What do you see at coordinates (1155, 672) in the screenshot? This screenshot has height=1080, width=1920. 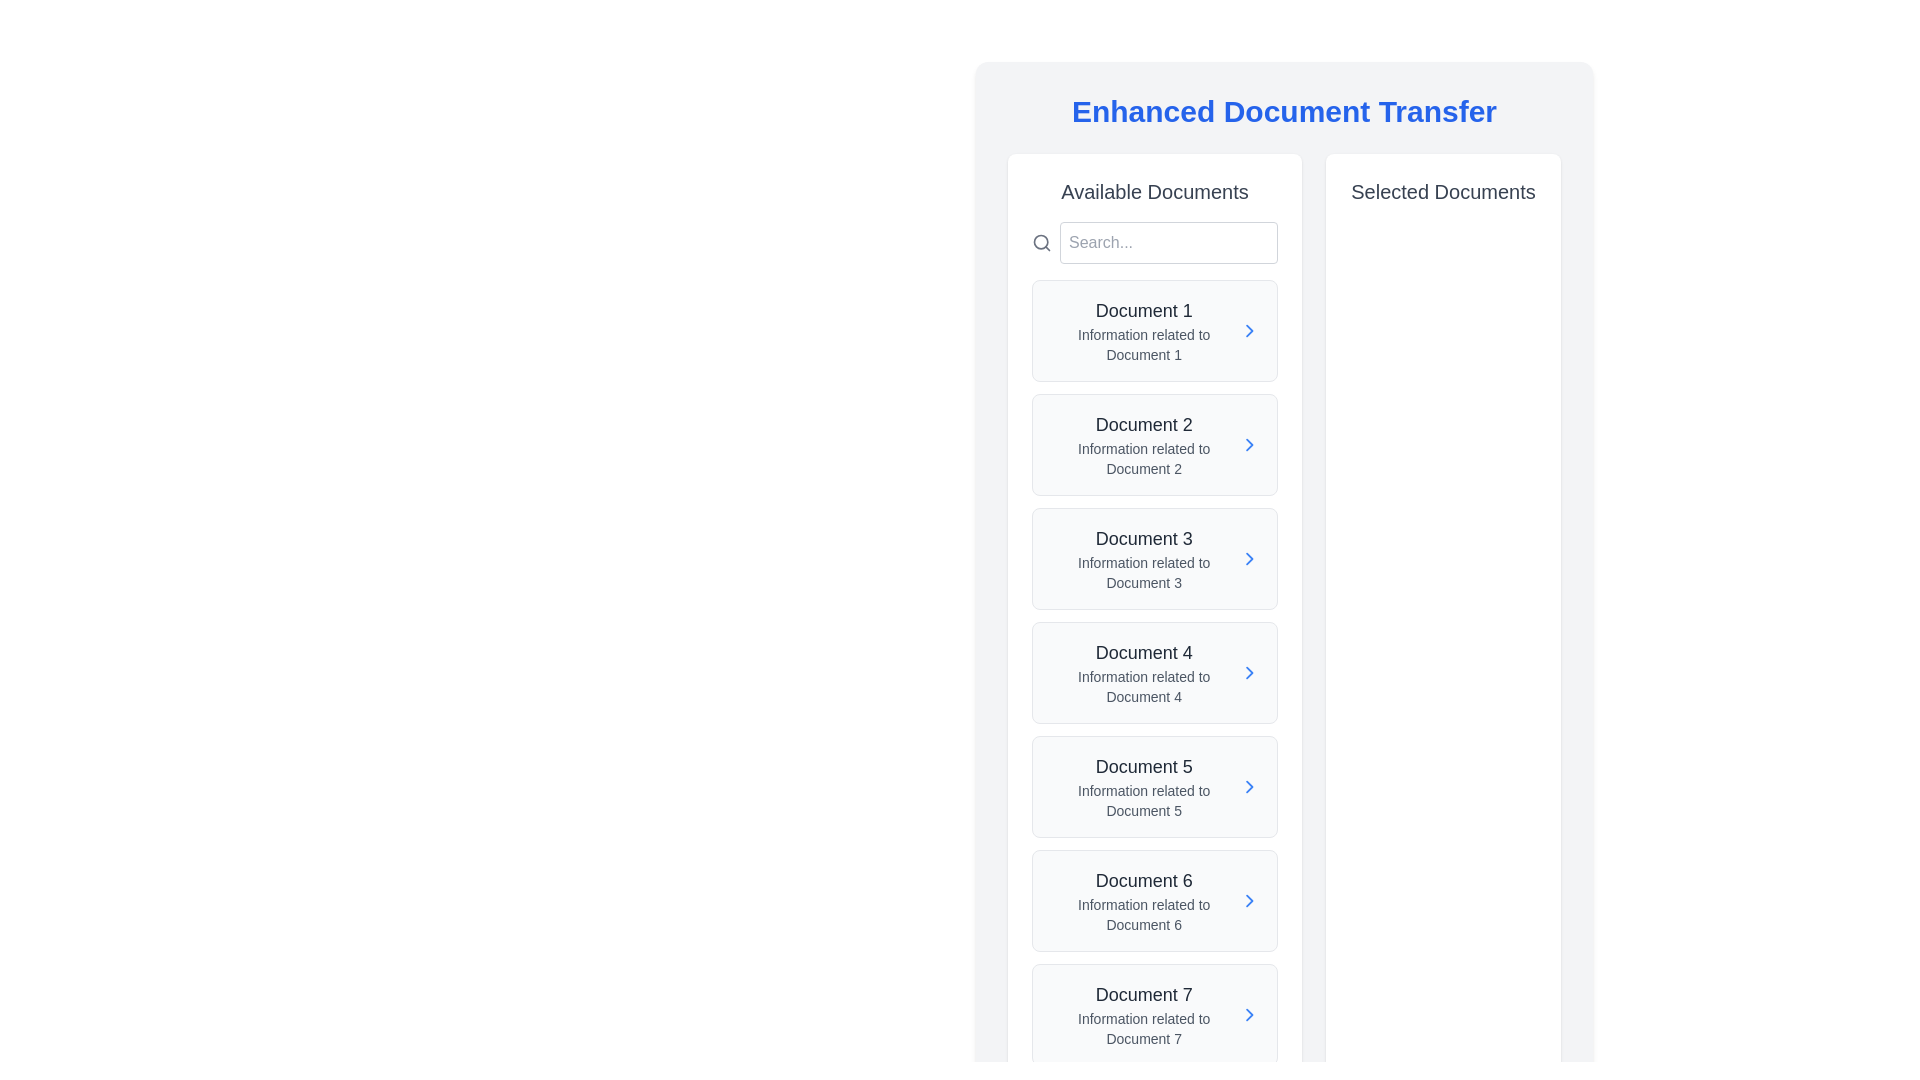 I see `the interactive card titled 'Document 4'` at bounding box center [1155, 672].